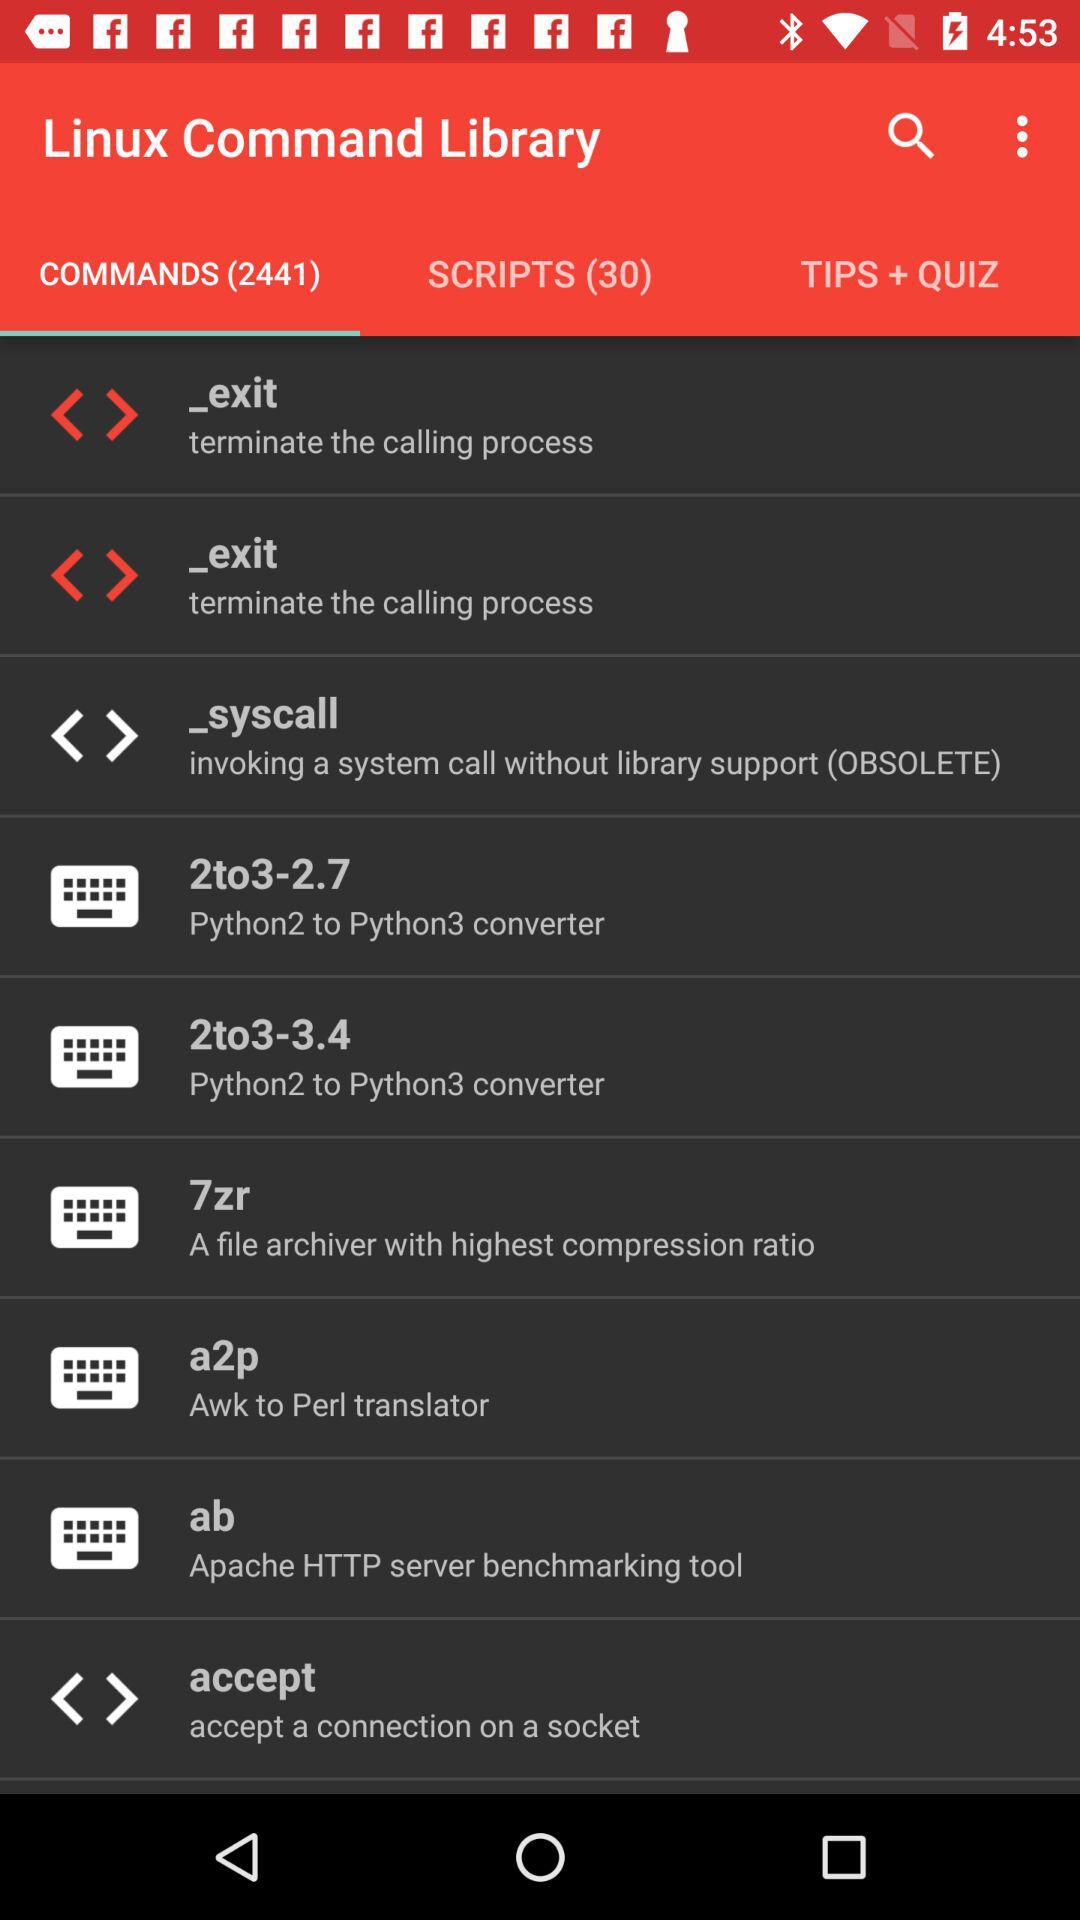 This screenshot has height=1920, width=1080. I want to click on the item above 2to3-2.7 icon, so click(594, 760).